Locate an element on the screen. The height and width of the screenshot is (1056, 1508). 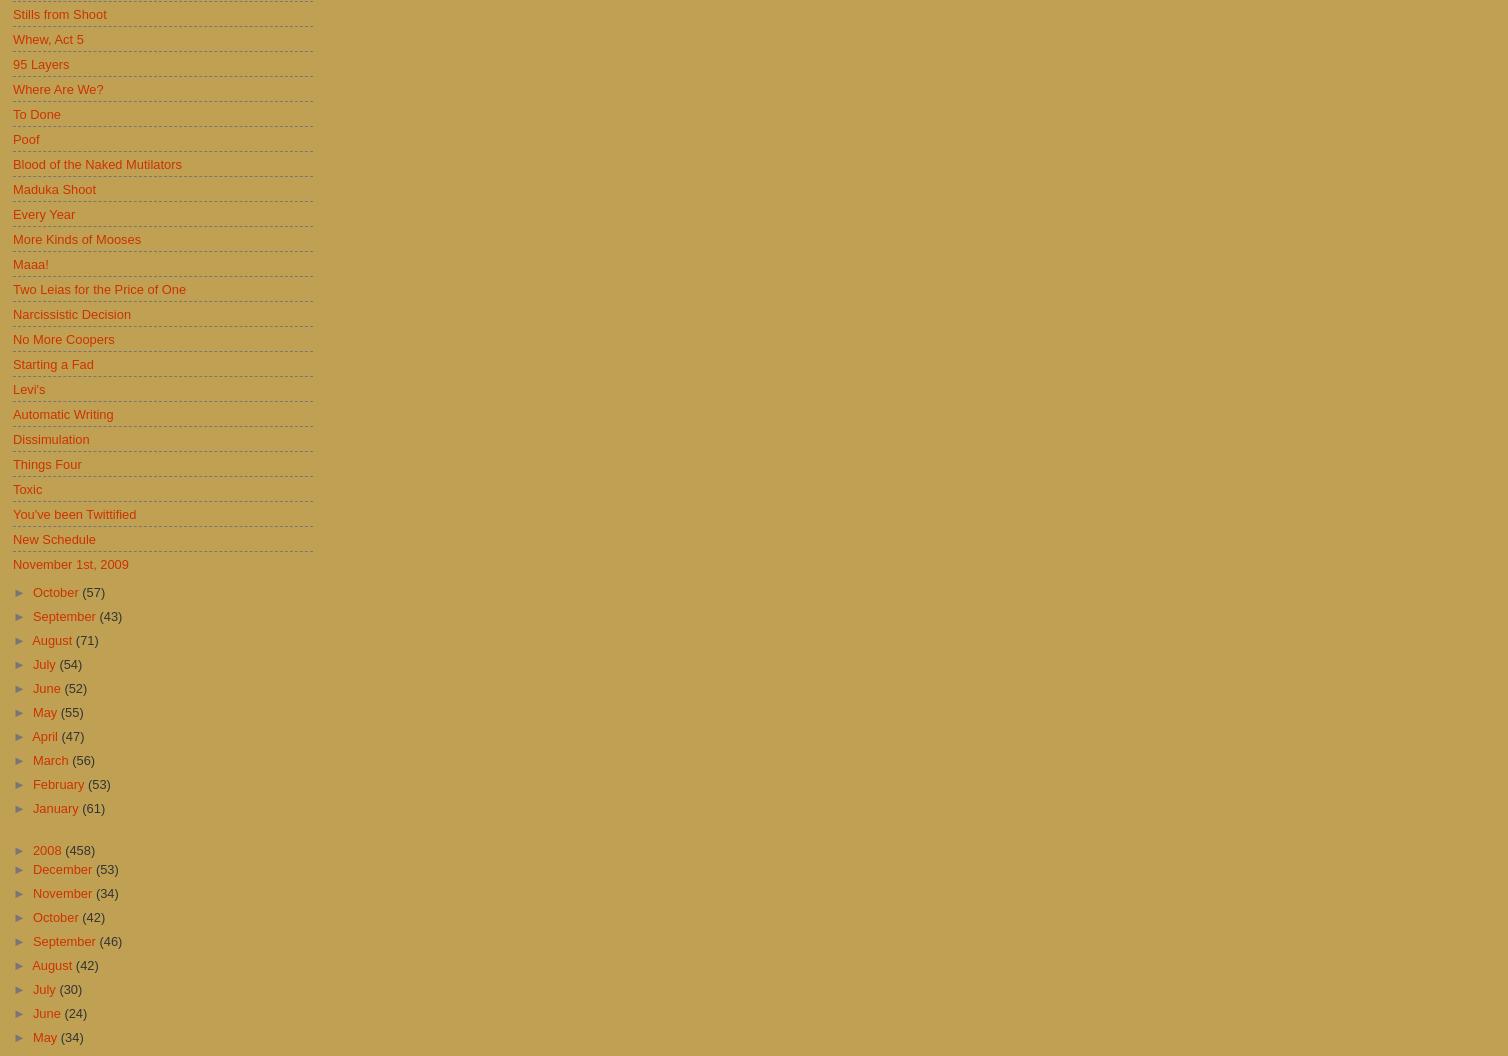
'(24)' is located at coordinates (75, 1012).